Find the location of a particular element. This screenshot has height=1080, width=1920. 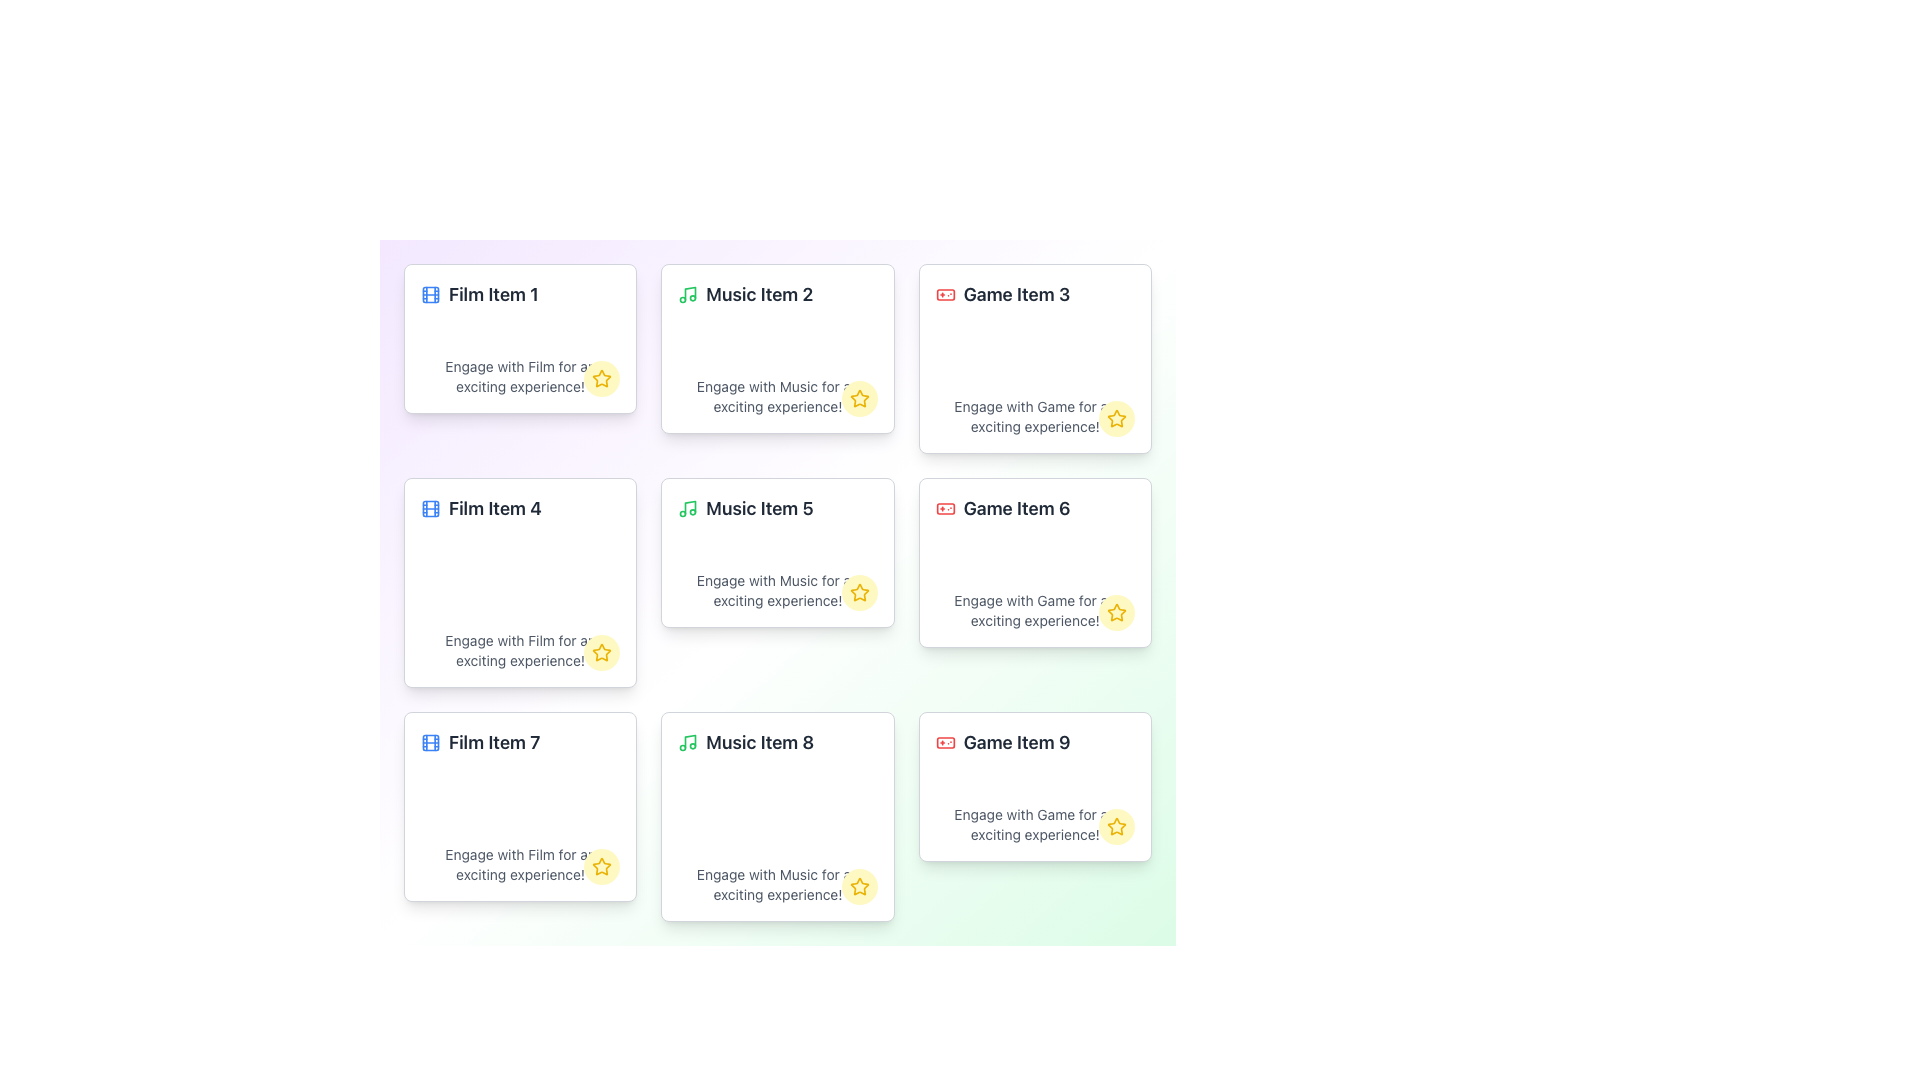

the text label that provides a description or call to action related to the content of the card titled 'Music Item 5', located at the bottom section of the card, centered horizontally is located at coordinates (776, 589).